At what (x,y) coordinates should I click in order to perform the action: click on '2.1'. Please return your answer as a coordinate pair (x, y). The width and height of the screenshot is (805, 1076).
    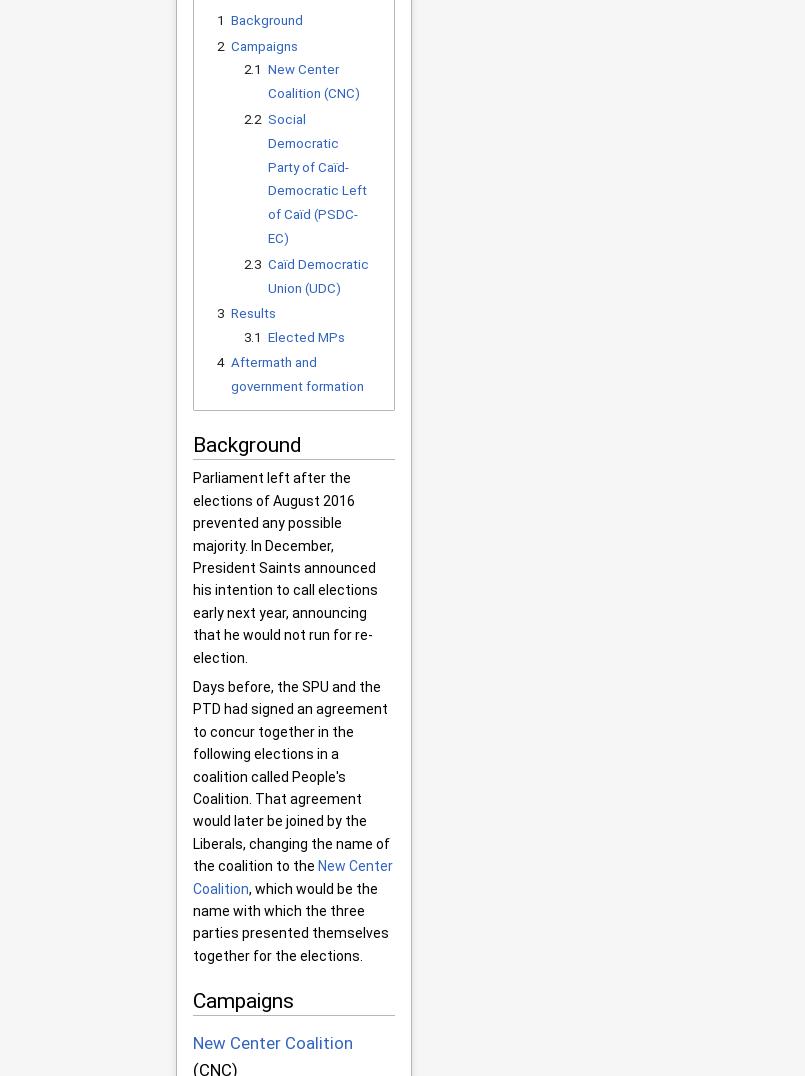
    Looking at the image, I should click on (243, 69).